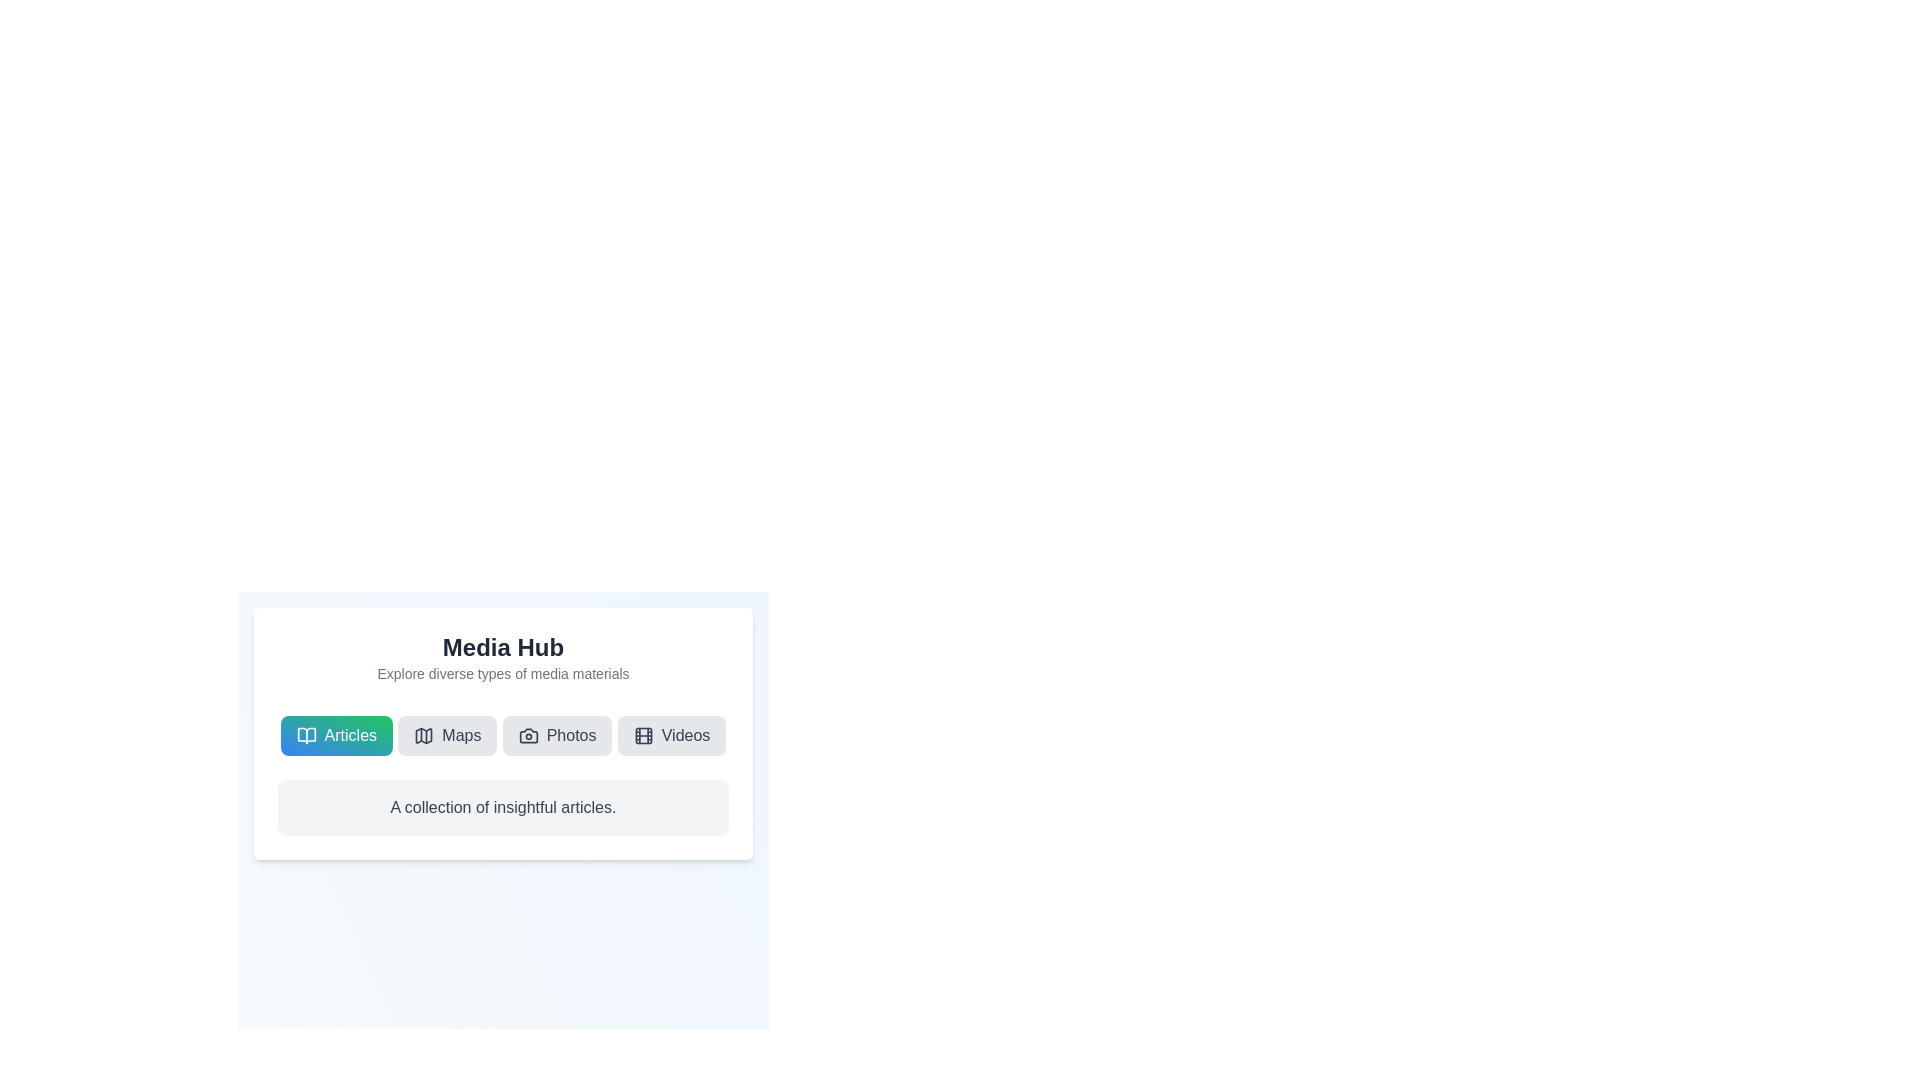 The width and height of the screenshot is (1920, 1080). Describe the element at coordinates (336, 736) in the screenshot. I see `the 'Articles' navigation button, which is the leftmost option in the horizontal menu under the 'Media Hub' heading` at that location.